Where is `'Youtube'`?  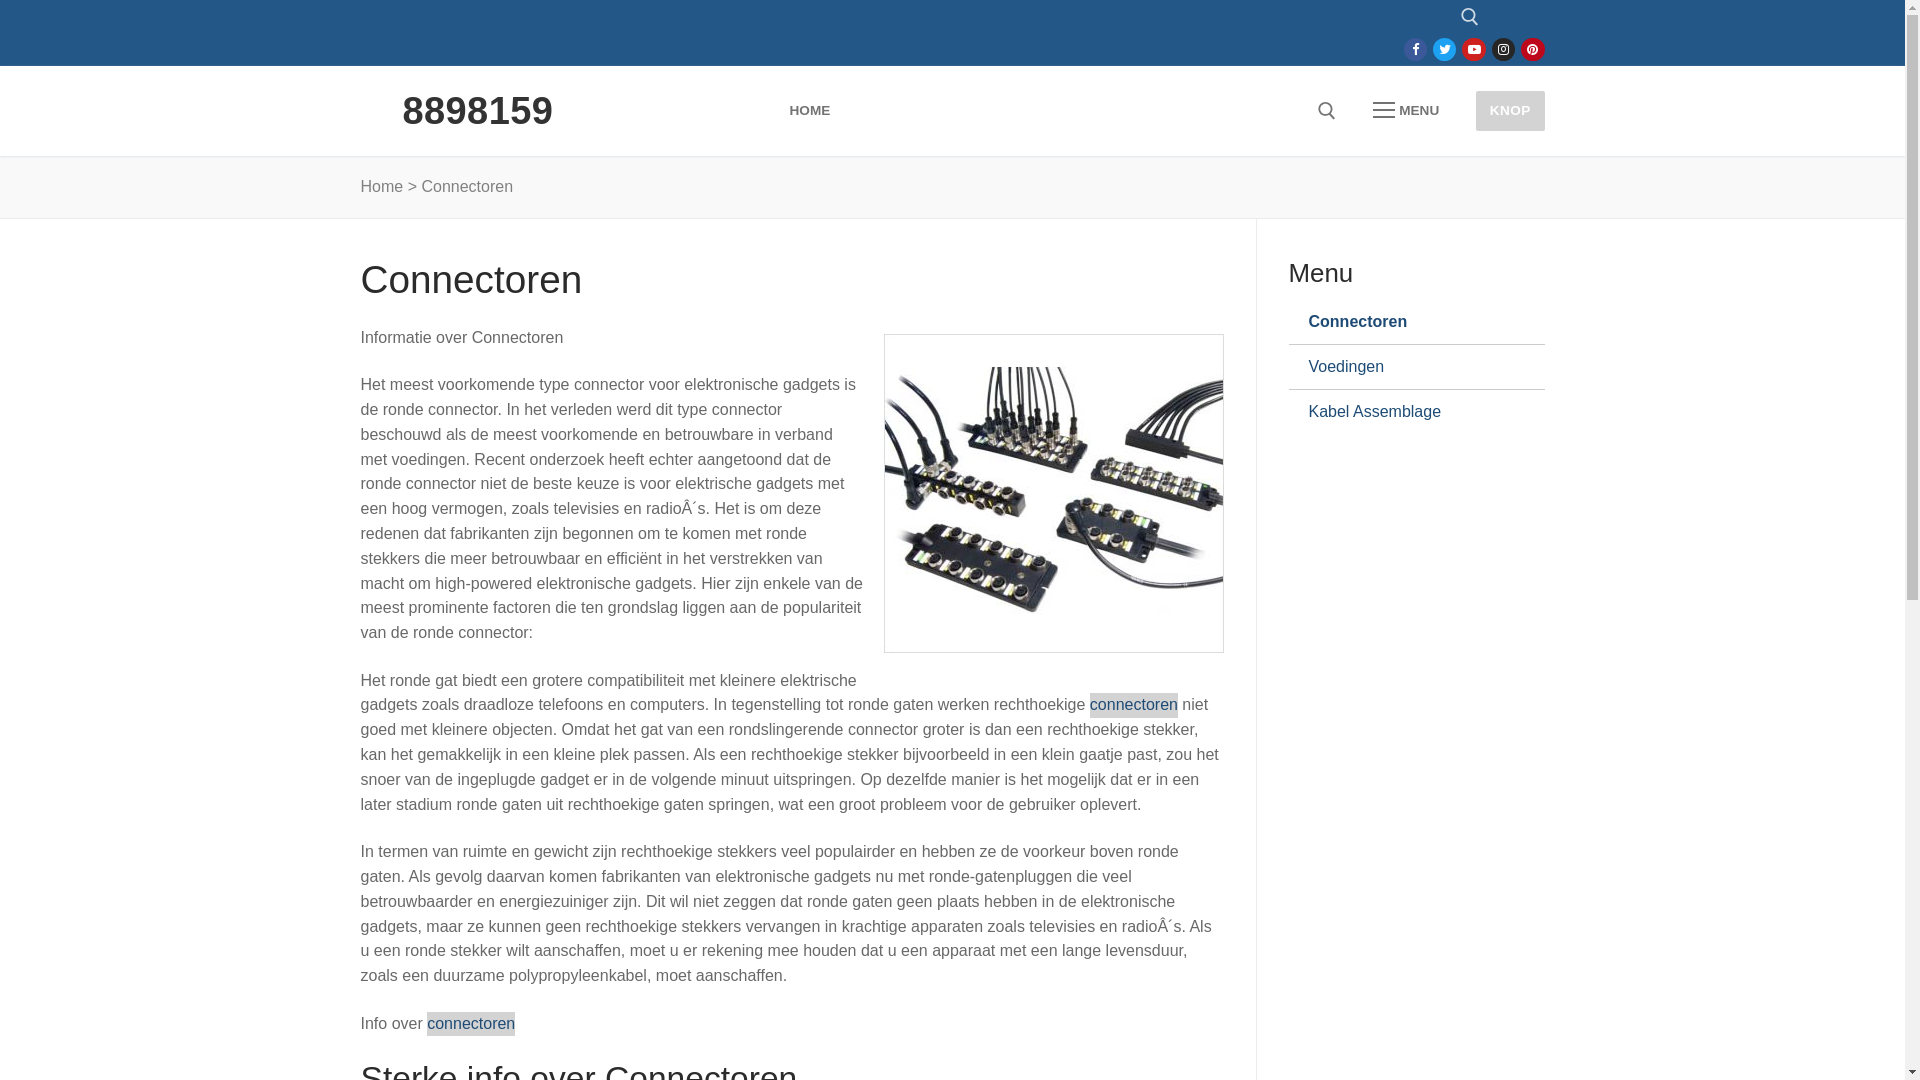 'Youtube' is located at coordinates (1474, 48).